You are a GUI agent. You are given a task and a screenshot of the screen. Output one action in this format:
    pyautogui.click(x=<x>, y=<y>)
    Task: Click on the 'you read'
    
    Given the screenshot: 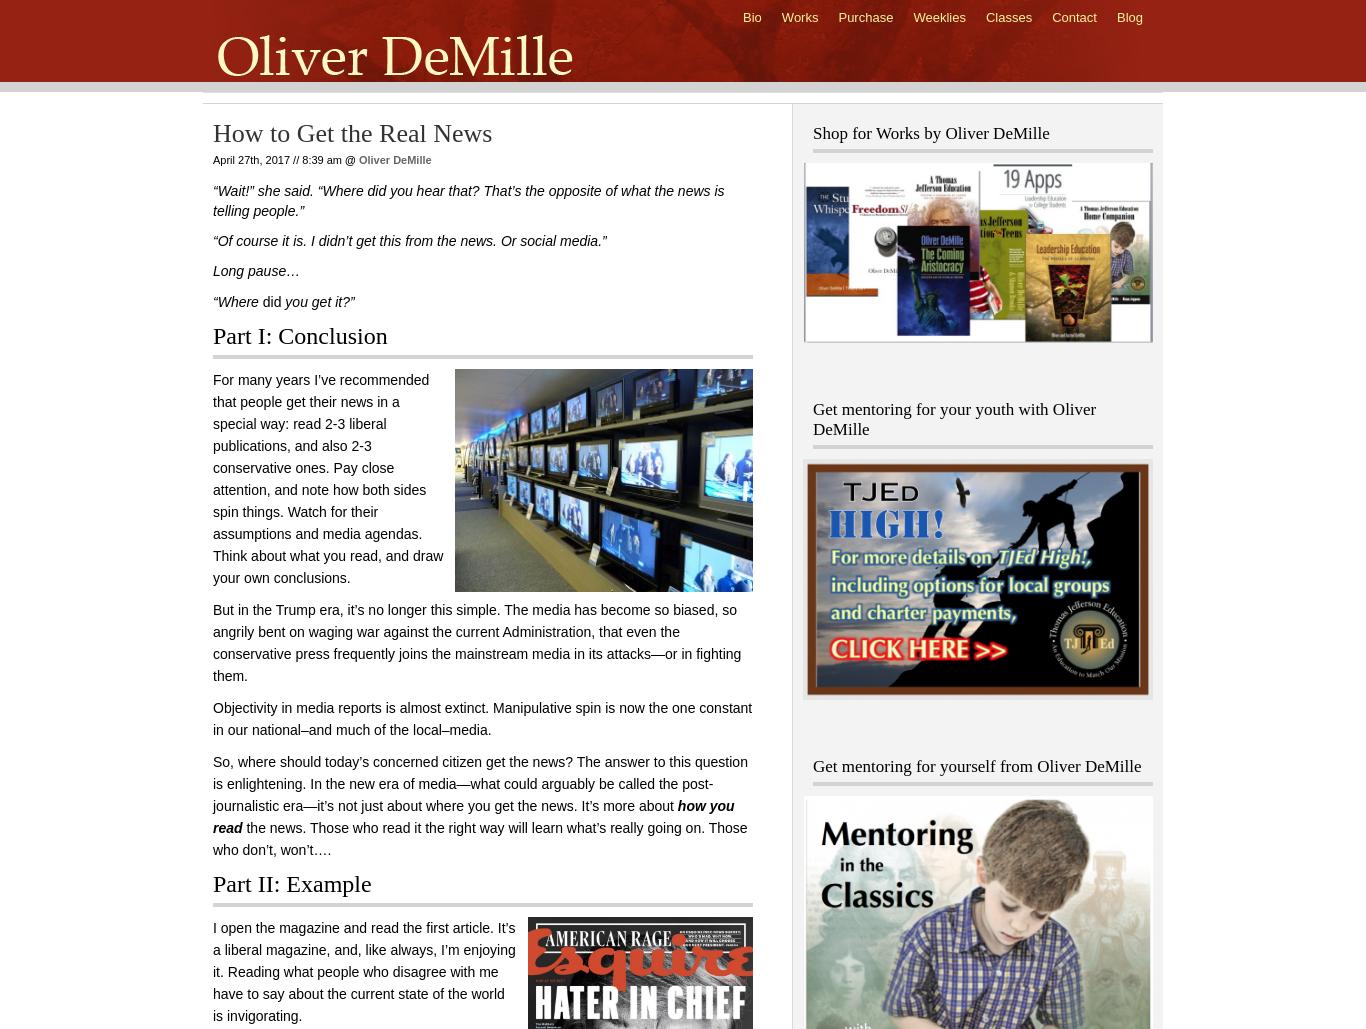 What is the action you would take?
    pyautogui.click(x=473, y=816)
    